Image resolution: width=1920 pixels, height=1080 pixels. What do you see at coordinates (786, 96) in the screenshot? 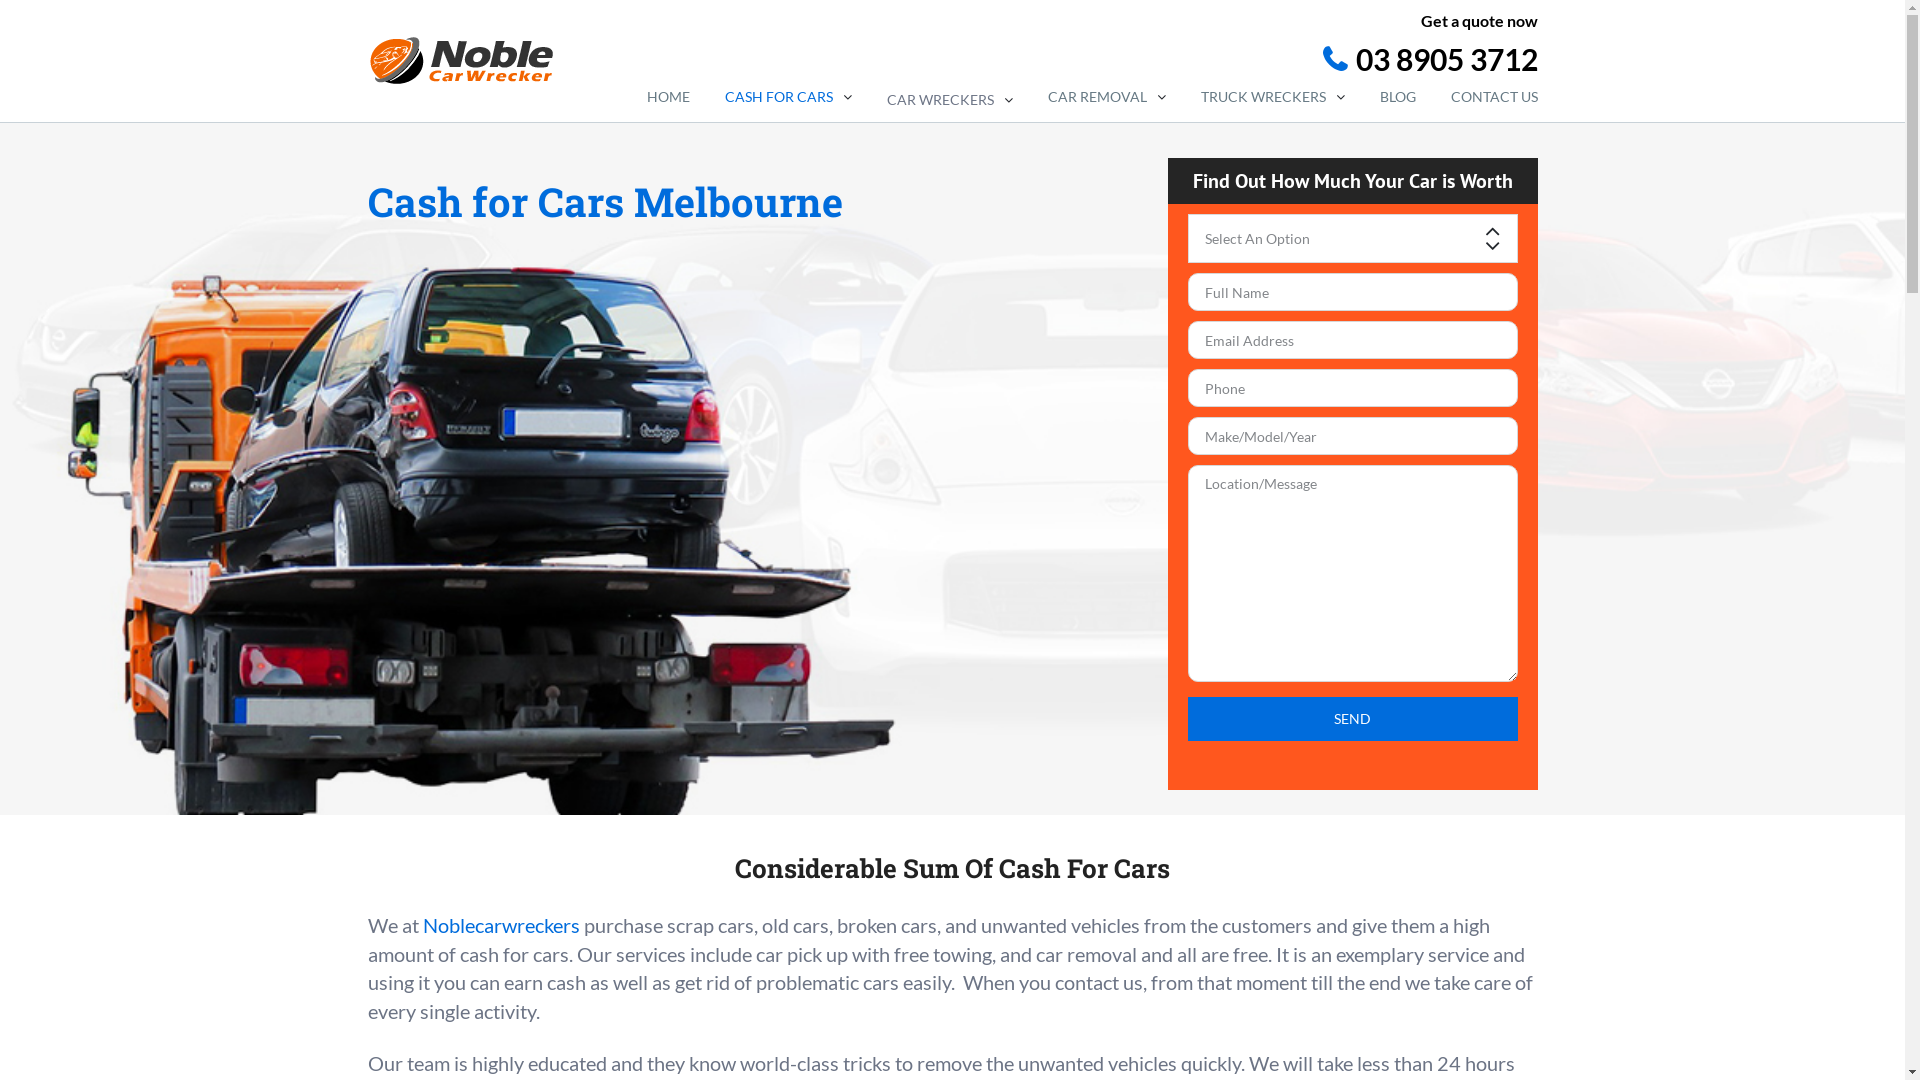
I see `'CASH FOR CARS'` at bounding box center [786, 96].